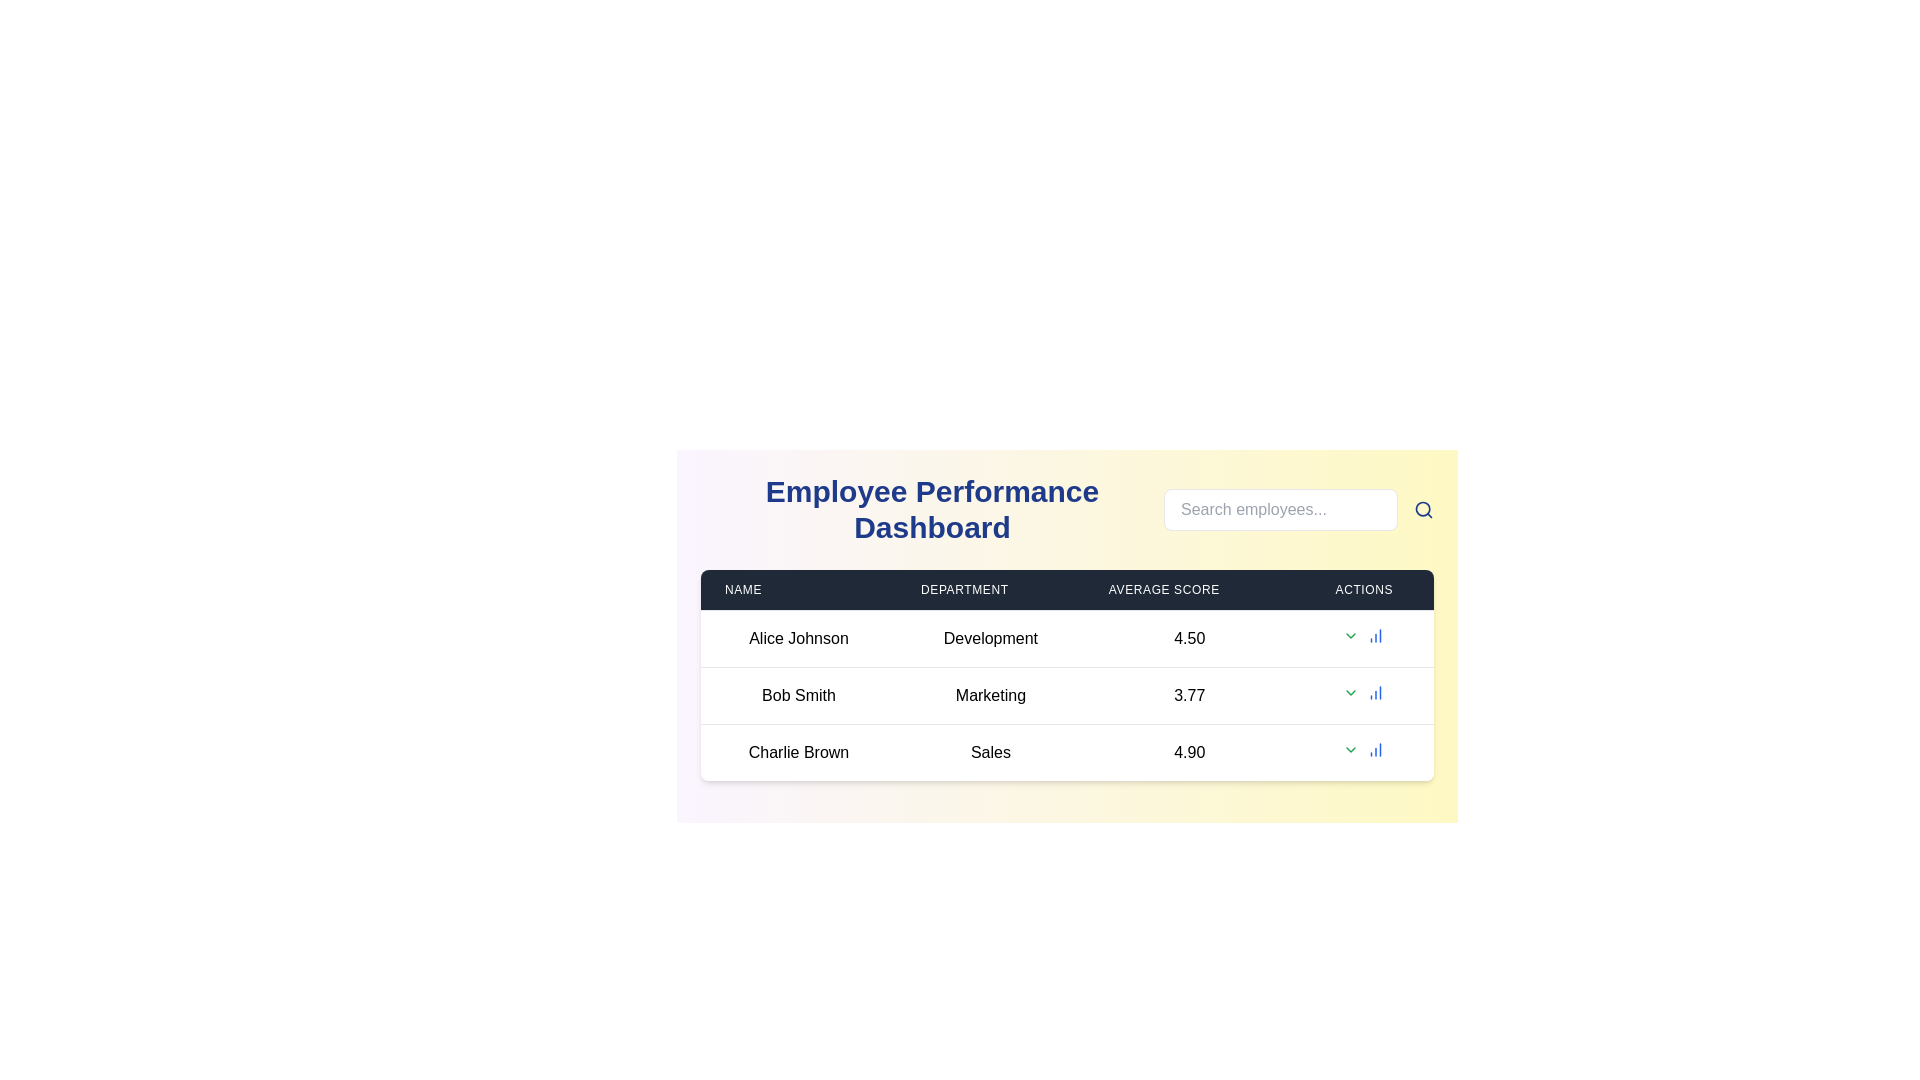 This screenshot has width=1920, height=1080. I want to click on the downward-pointing chevron icon button in the last row of the 'Actions' column next to the 'Sales' label for the 'Charlie Brown' entry, so click(1351, 749).